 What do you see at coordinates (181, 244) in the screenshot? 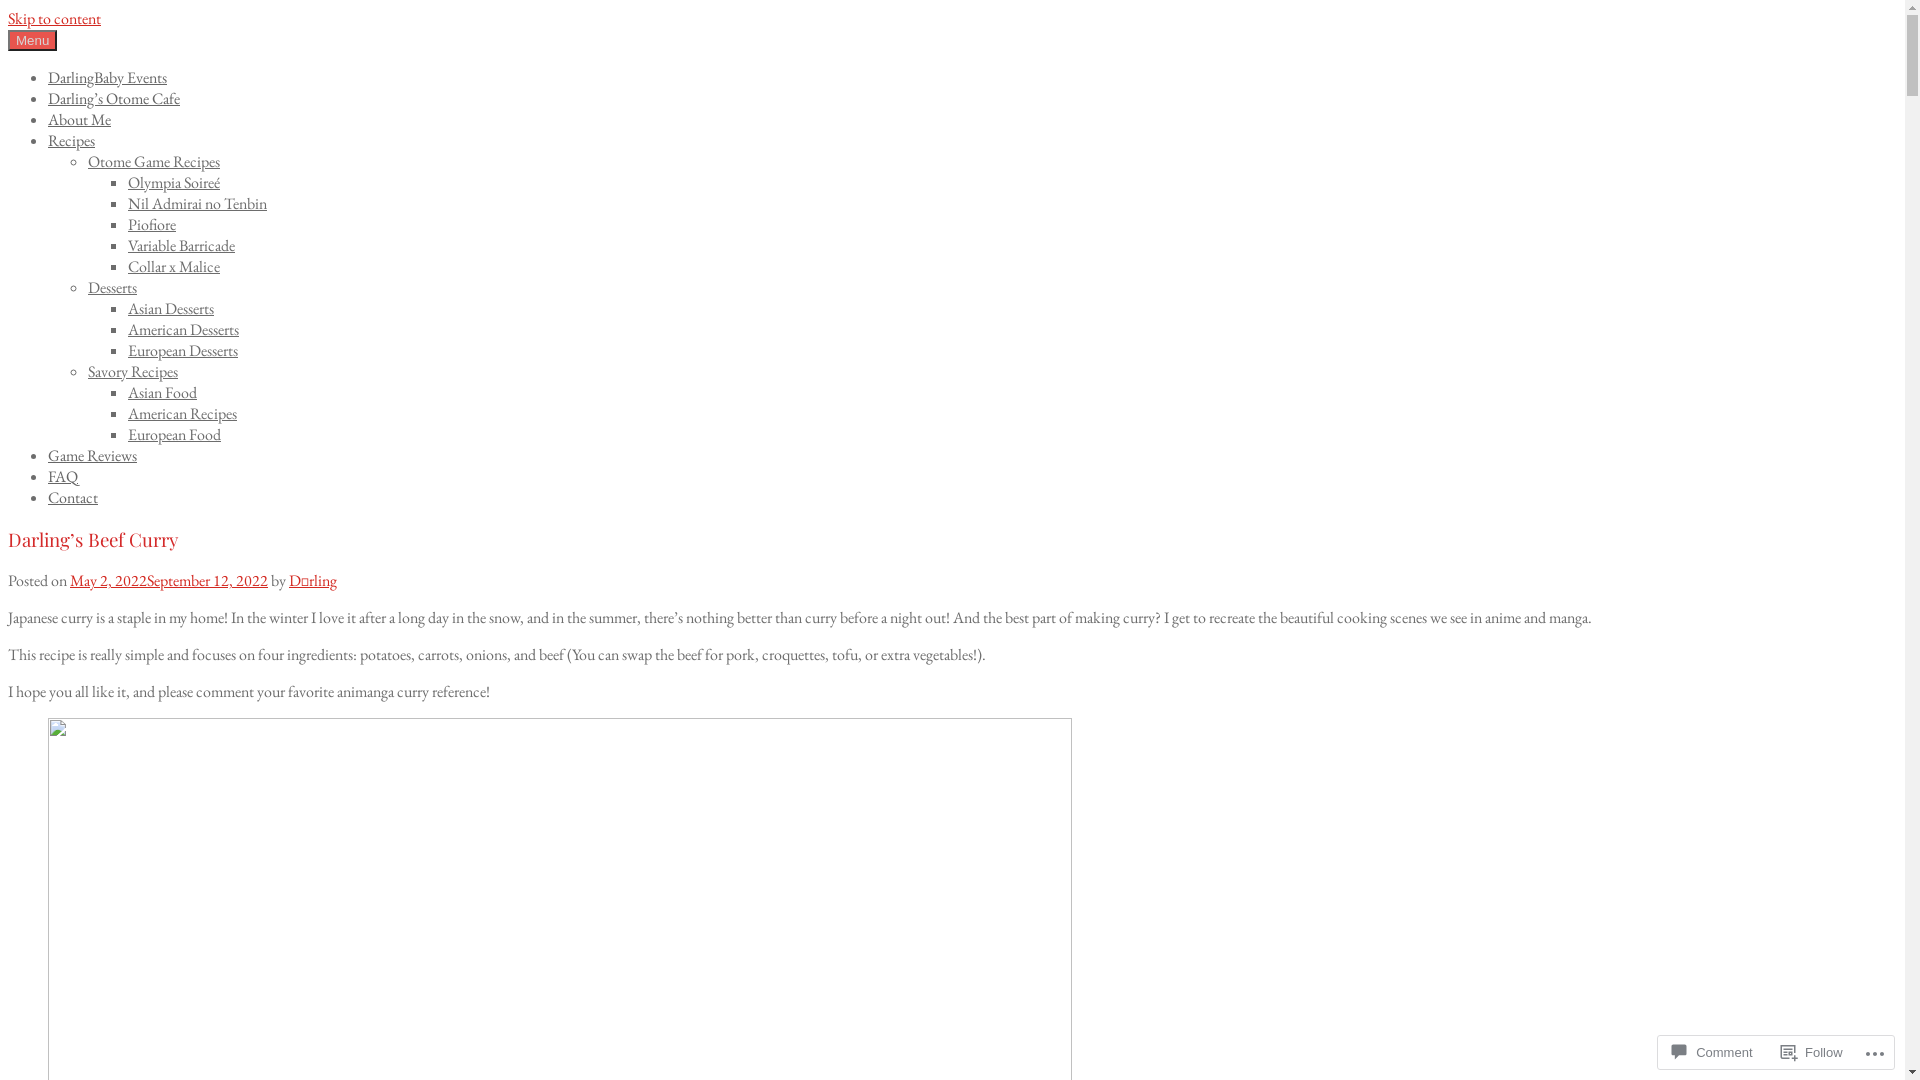
I see `'Variable Barricade'` at bounding box center [181, 244].